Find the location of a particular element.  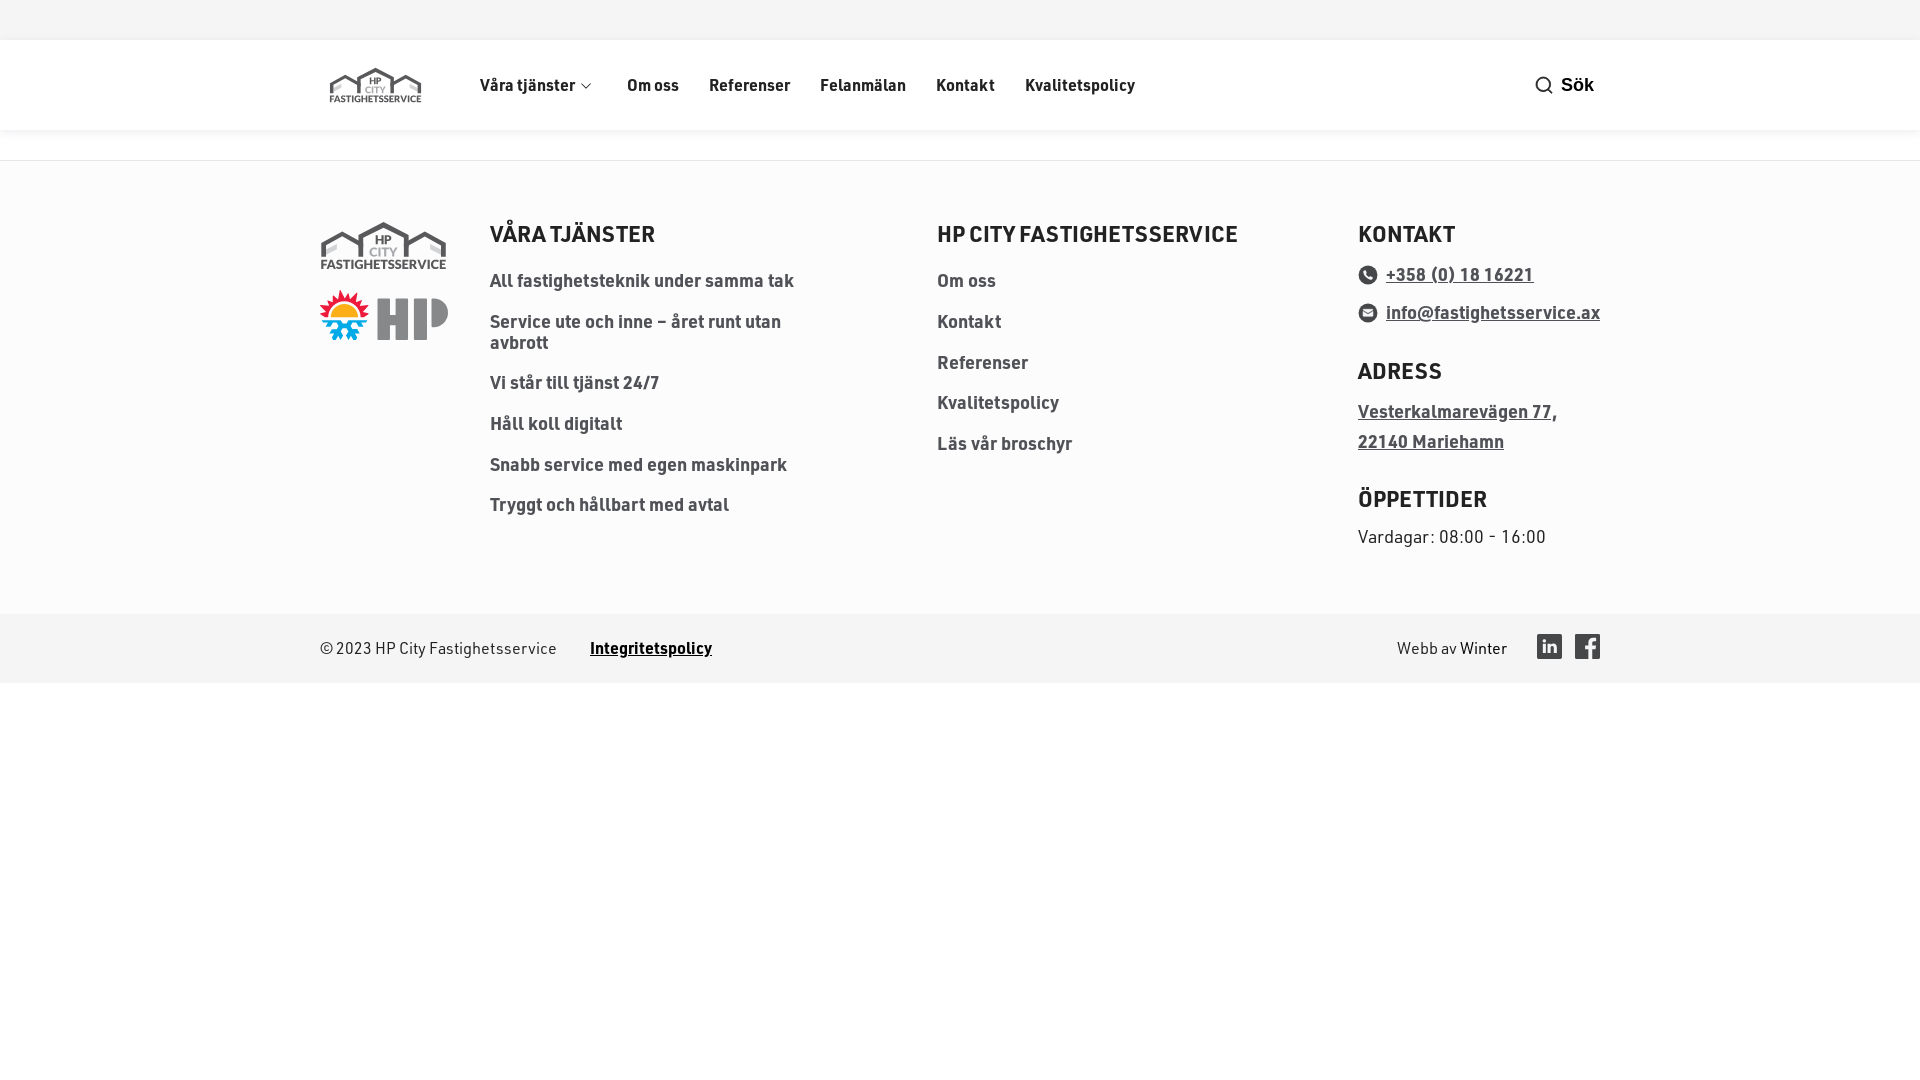

'Kvalitetspolicy' is located at coordinates (1079, 83).